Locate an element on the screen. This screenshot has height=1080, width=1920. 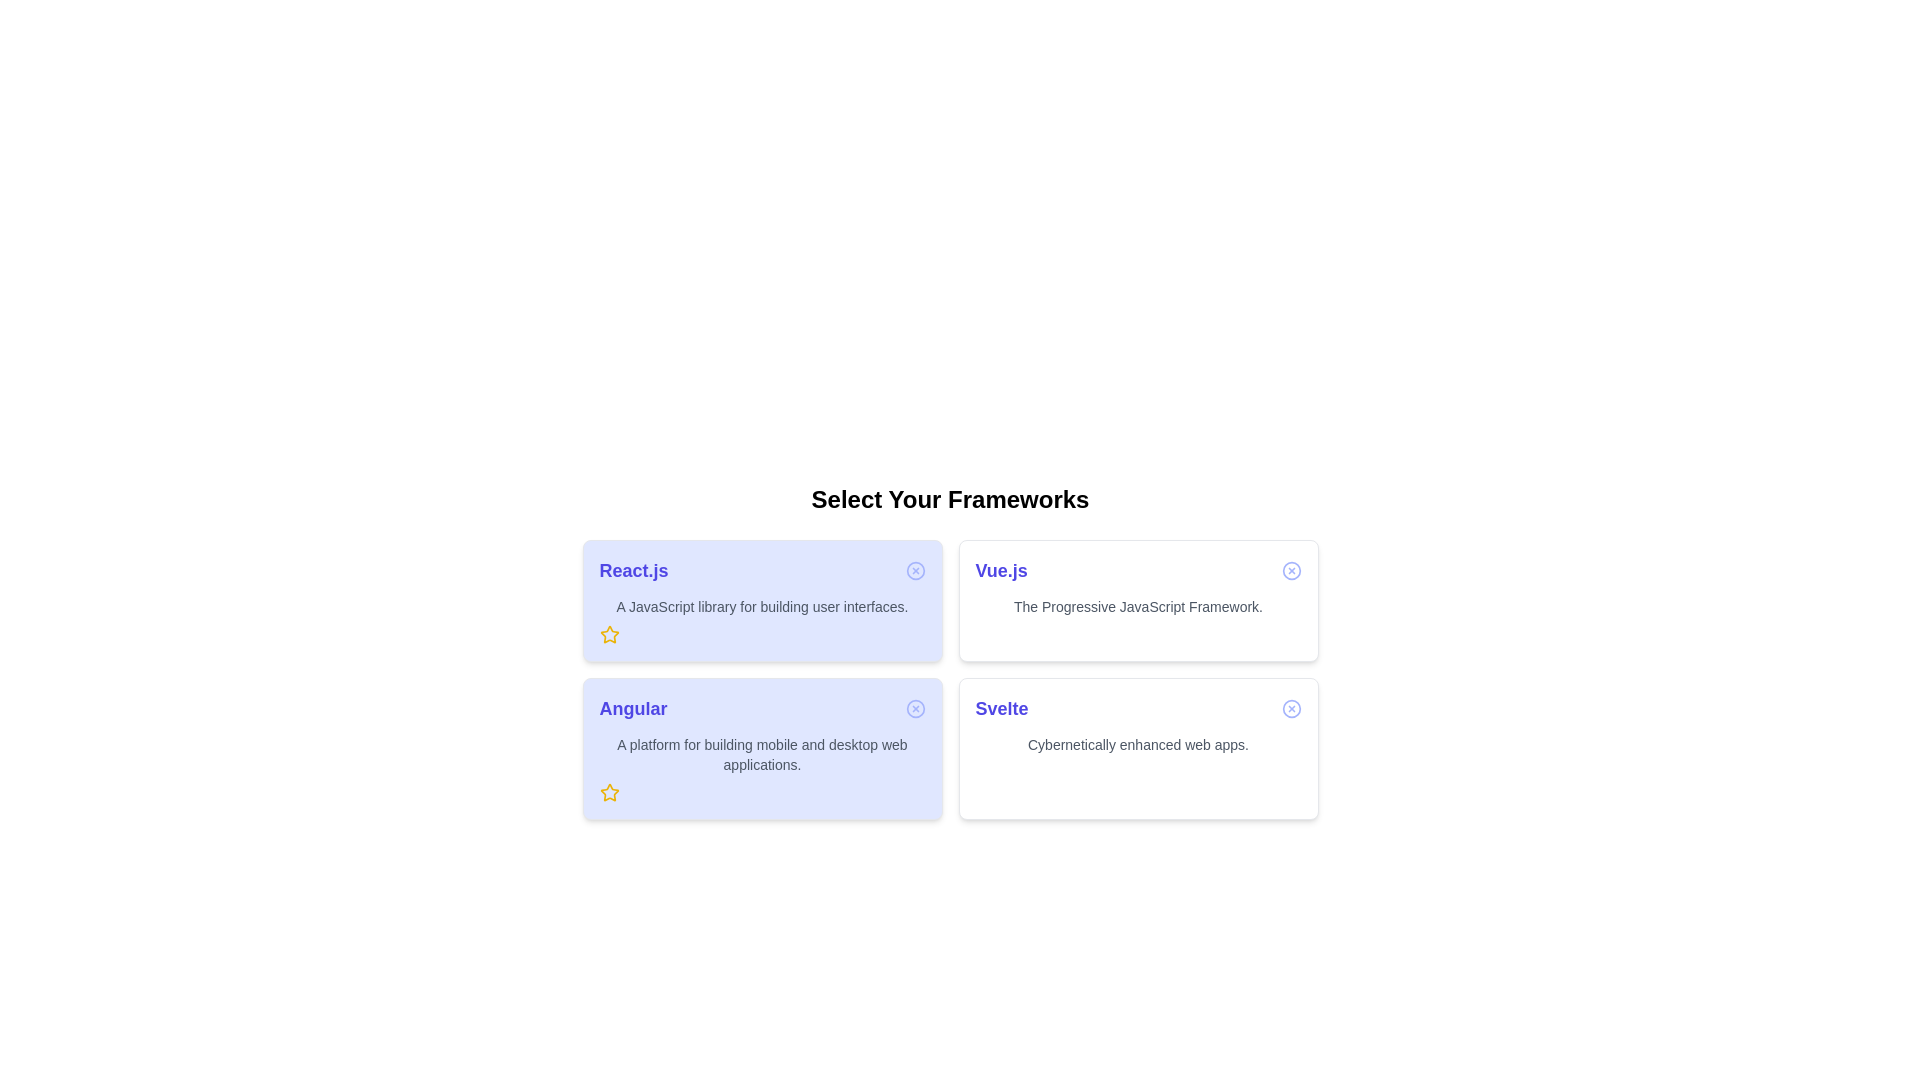
the chip labeled Svelte to observe its hover effect is located at coordinates (1138, 748).